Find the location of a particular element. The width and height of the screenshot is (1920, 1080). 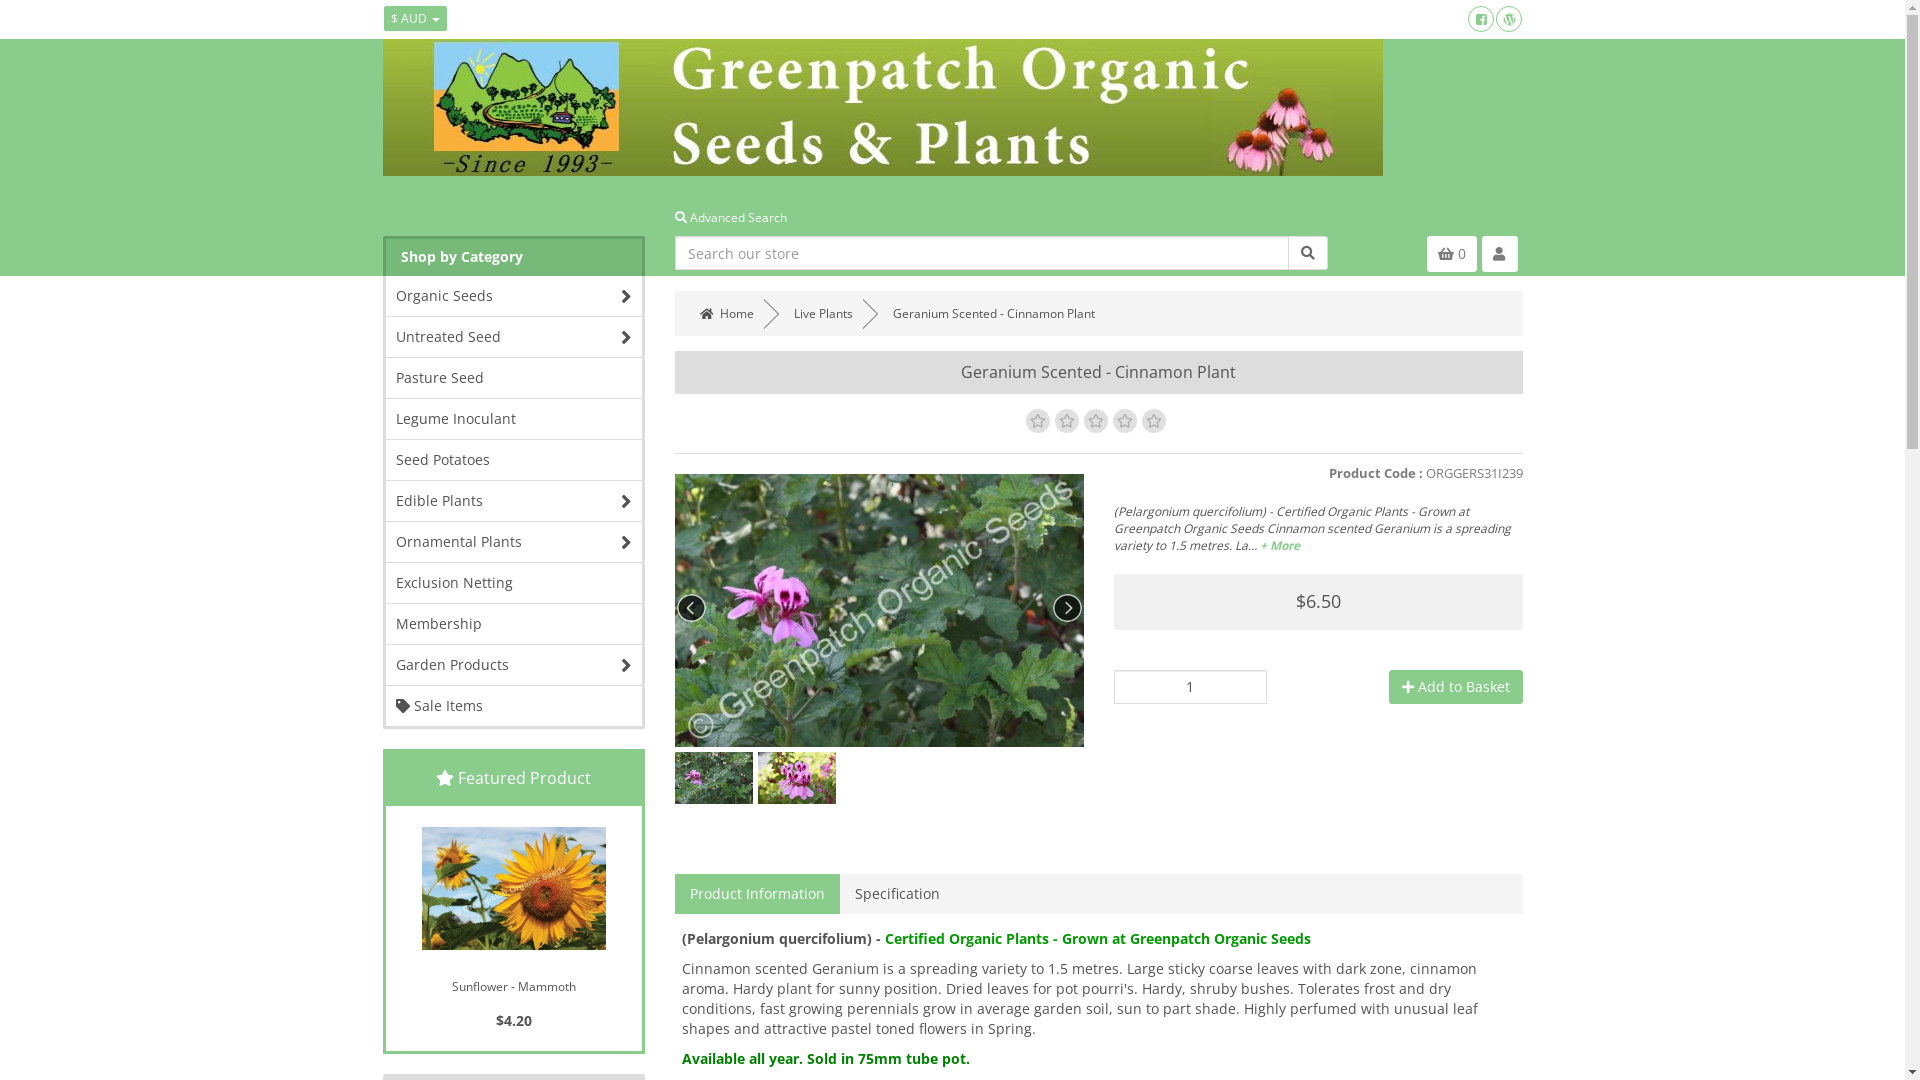

'Seed Potatoes' is located at coordinates (385, 459).